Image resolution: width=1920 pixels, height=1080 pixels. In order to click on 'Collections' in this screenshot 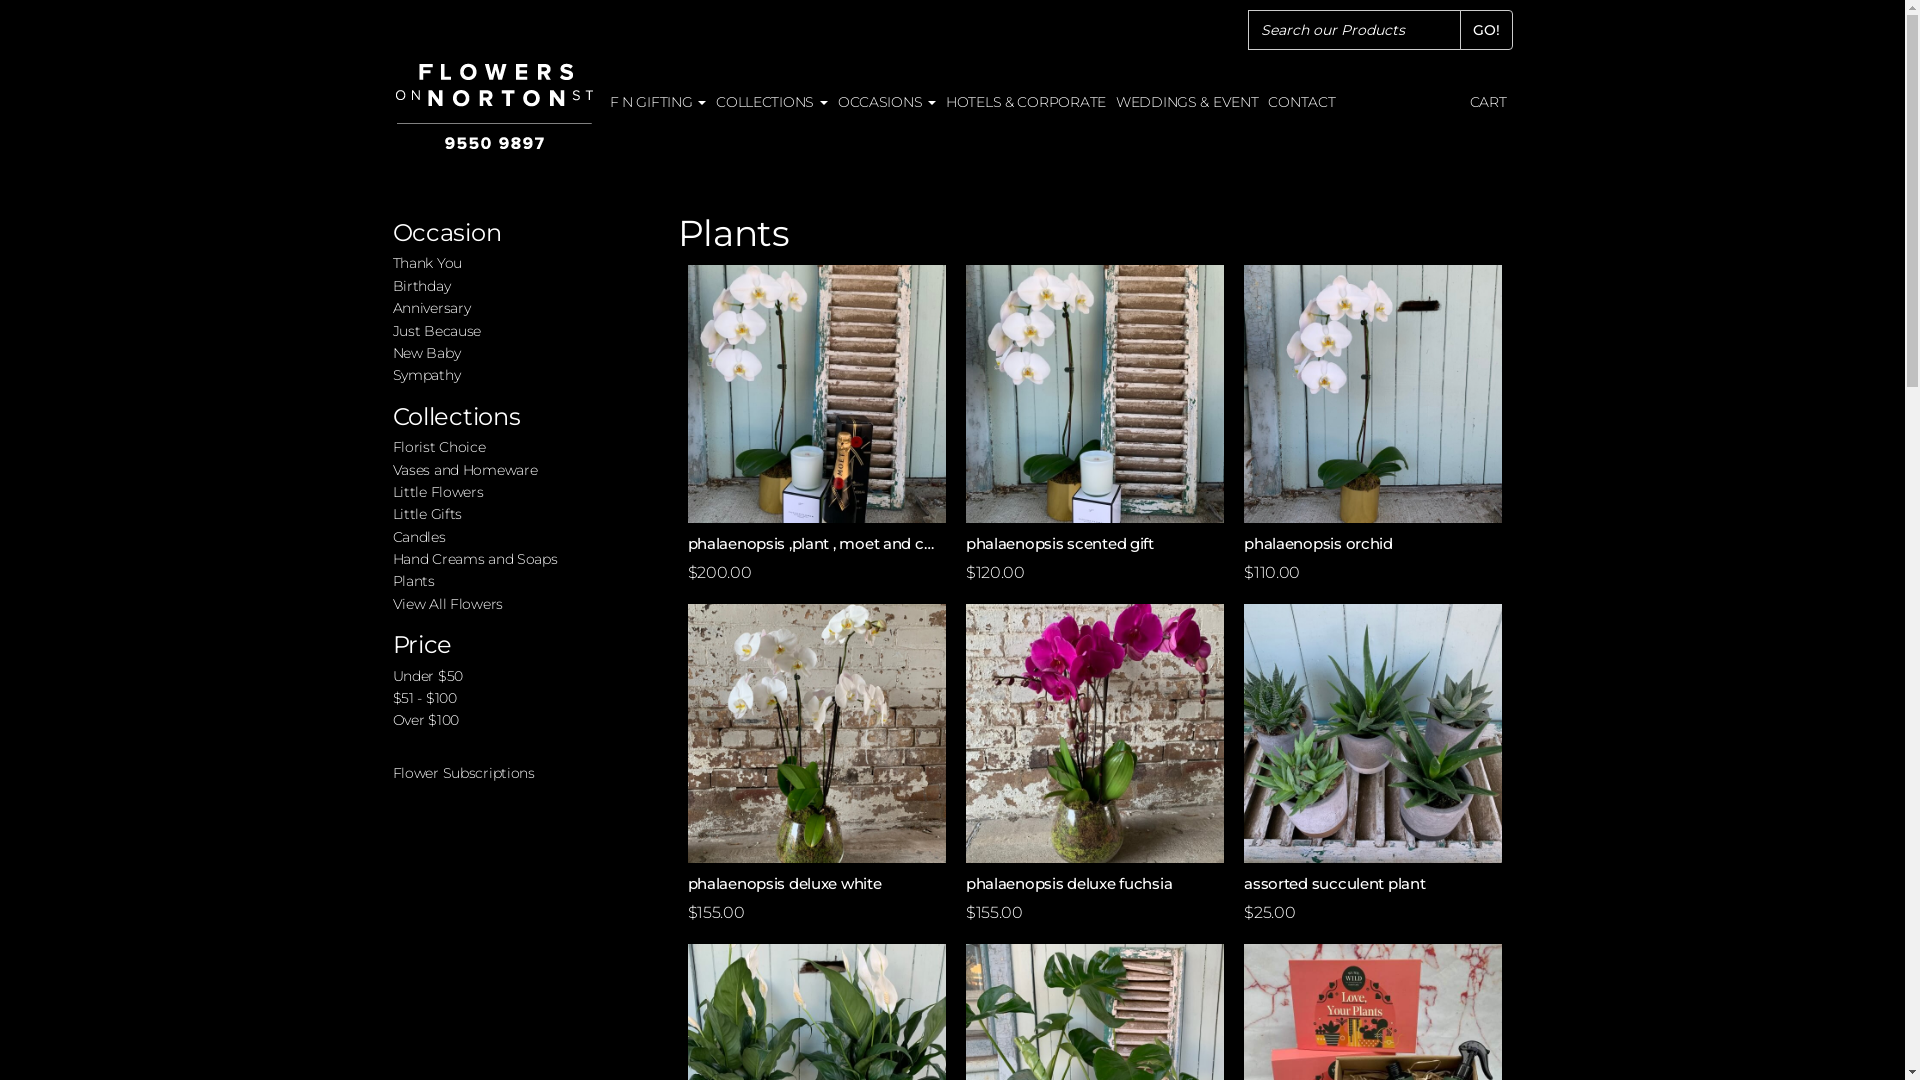, I will do `click(392, 415)`.